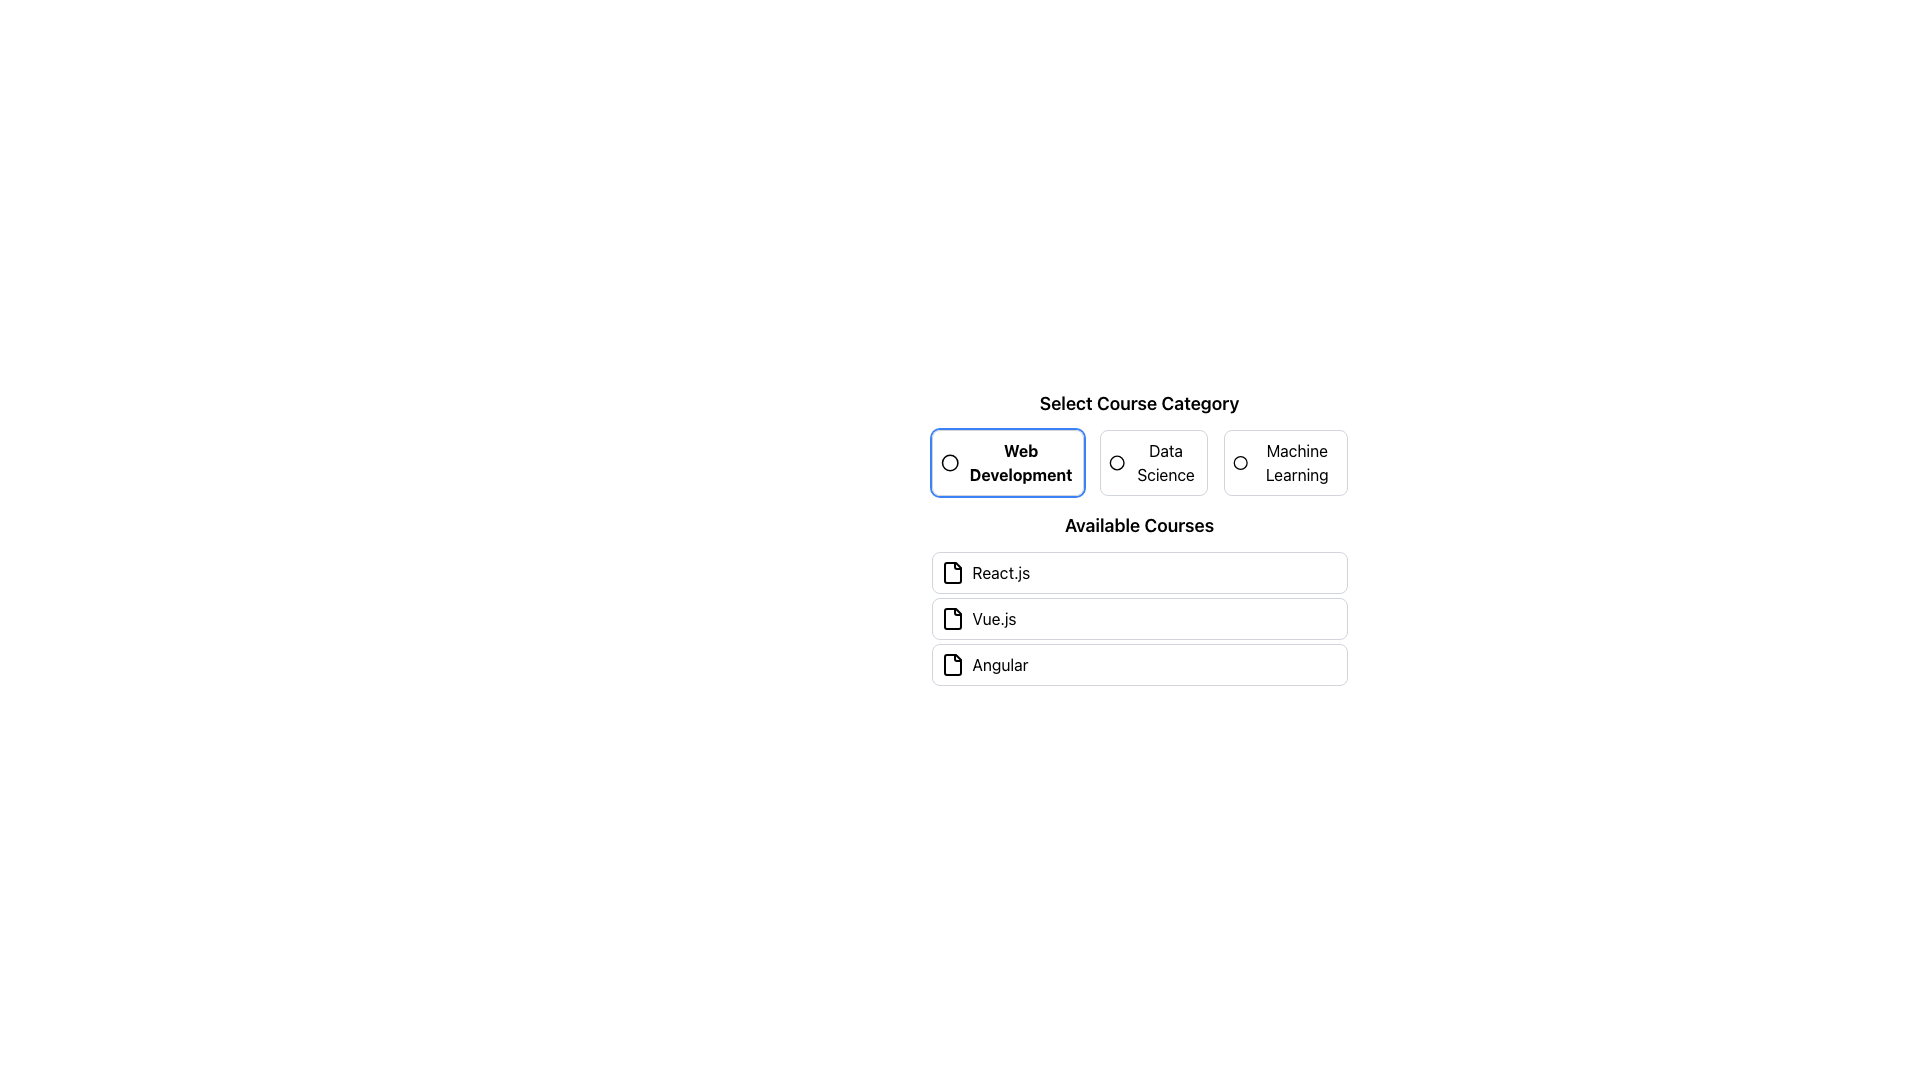  I want to click on the circular graphical icon representing the 'Machine Learning' category option, so click(1239, 462).